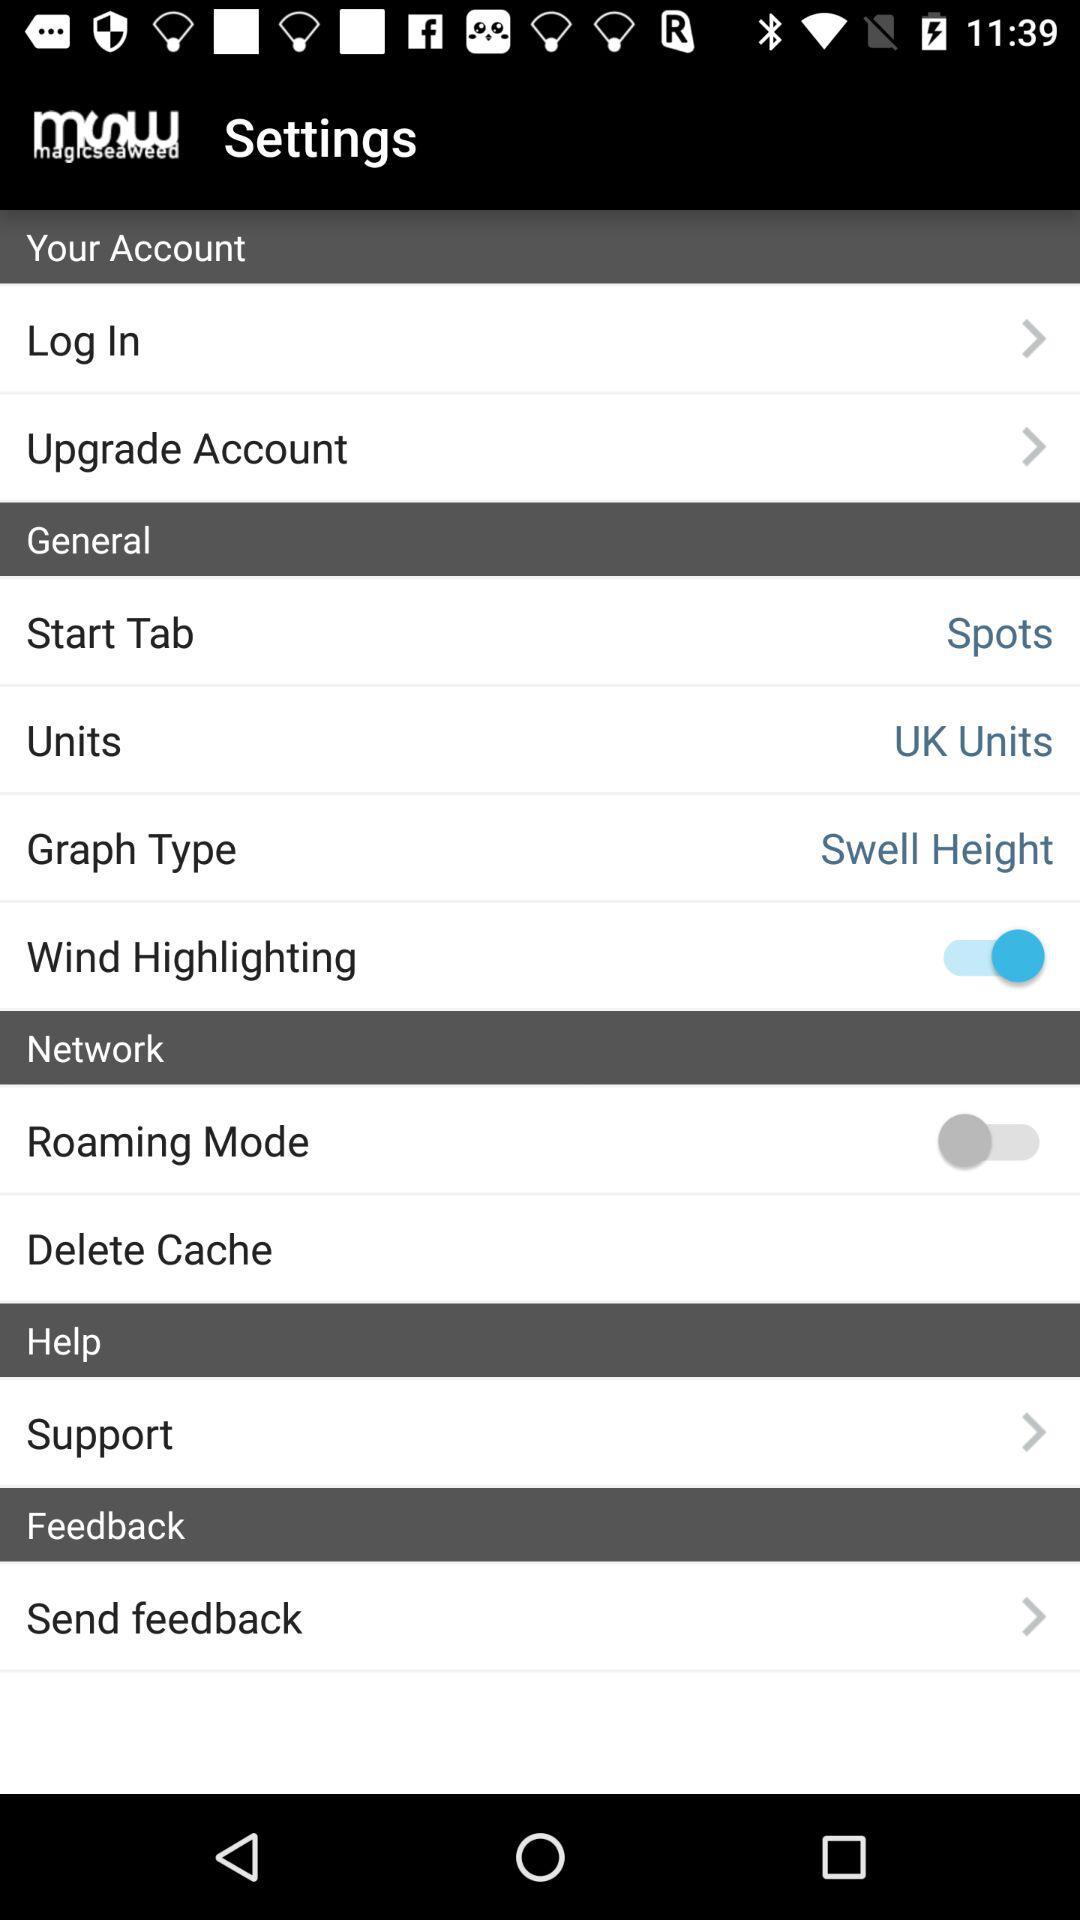 This screenshot has height=1920, width=1080. I want to click on the button start tab on the web page, so click(261, 630).